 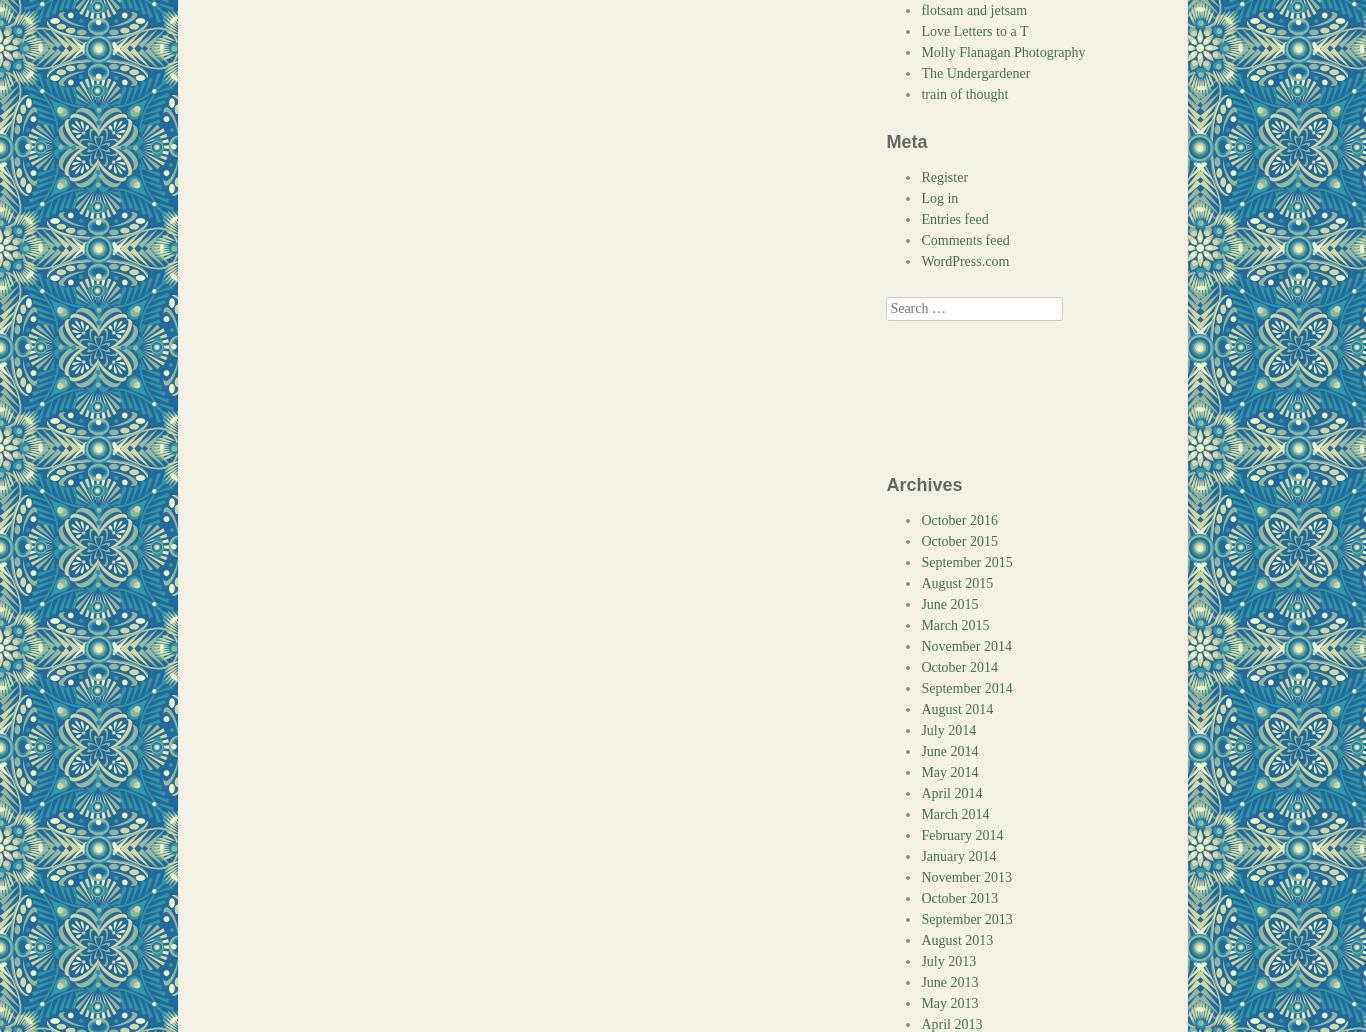 I want to click on 'June 2014', so click(x=949, y=750).